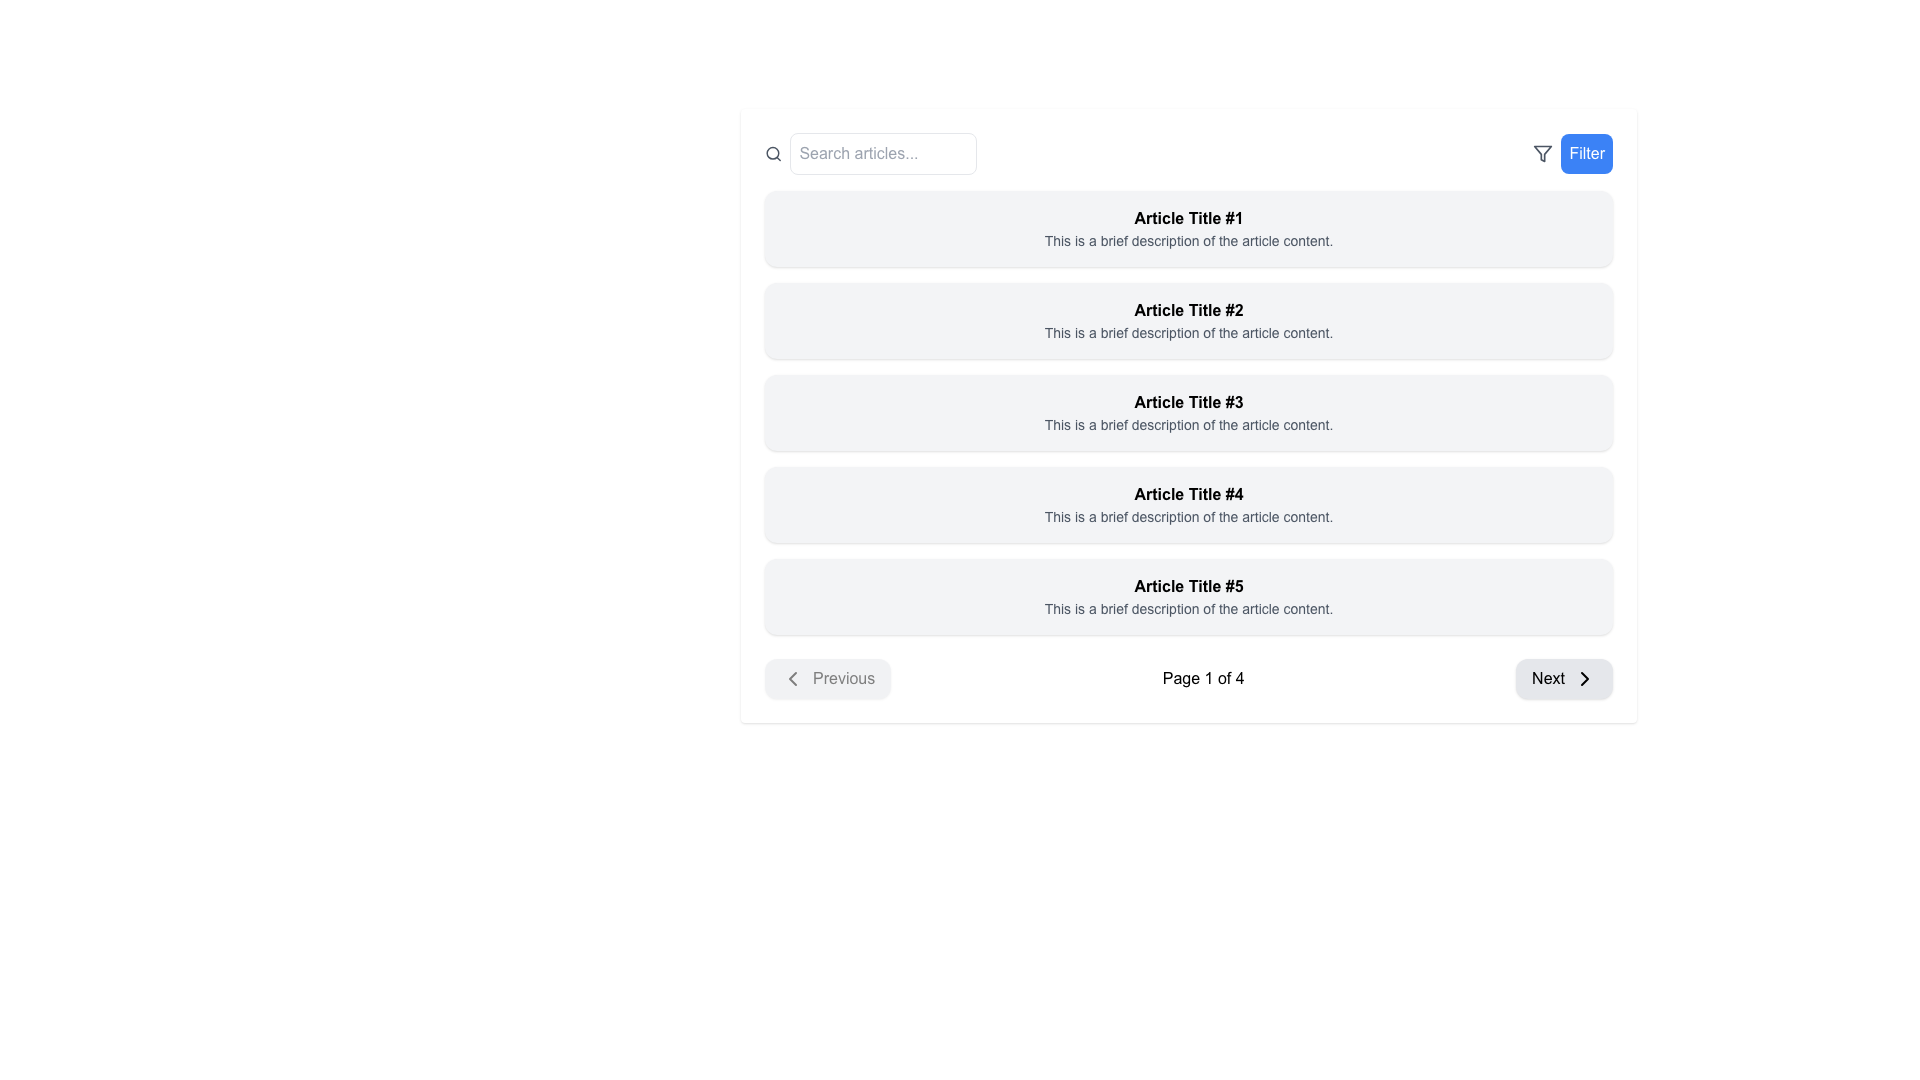  What do you see at coordinates (1189, 608) in the screenshot?
I see `supplementary description text located directly below the title 'Article Title #5' in the fifth row of the article list` at bounding box center [1189, 608].